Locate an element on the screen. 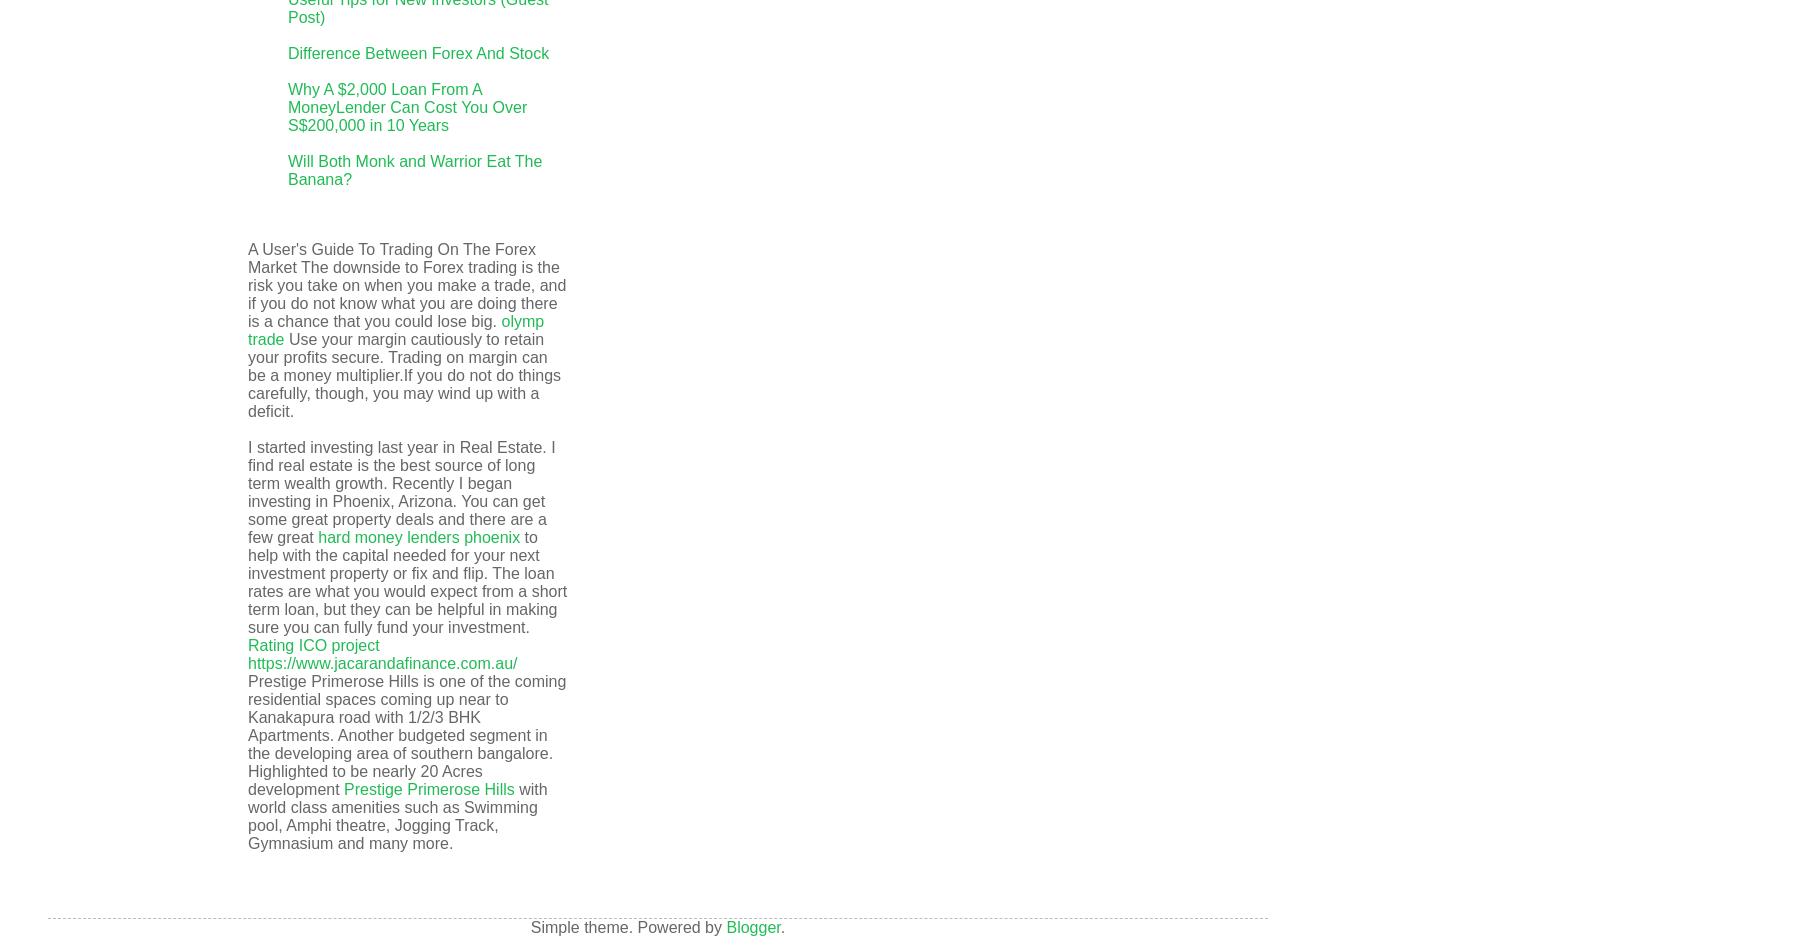 The image size is (1808, 951). 'with world class amenities such as Swimming pool, Amphi theatre, Jogging Track, Gymnasium and many more.' is located at coordinates (396, 815).